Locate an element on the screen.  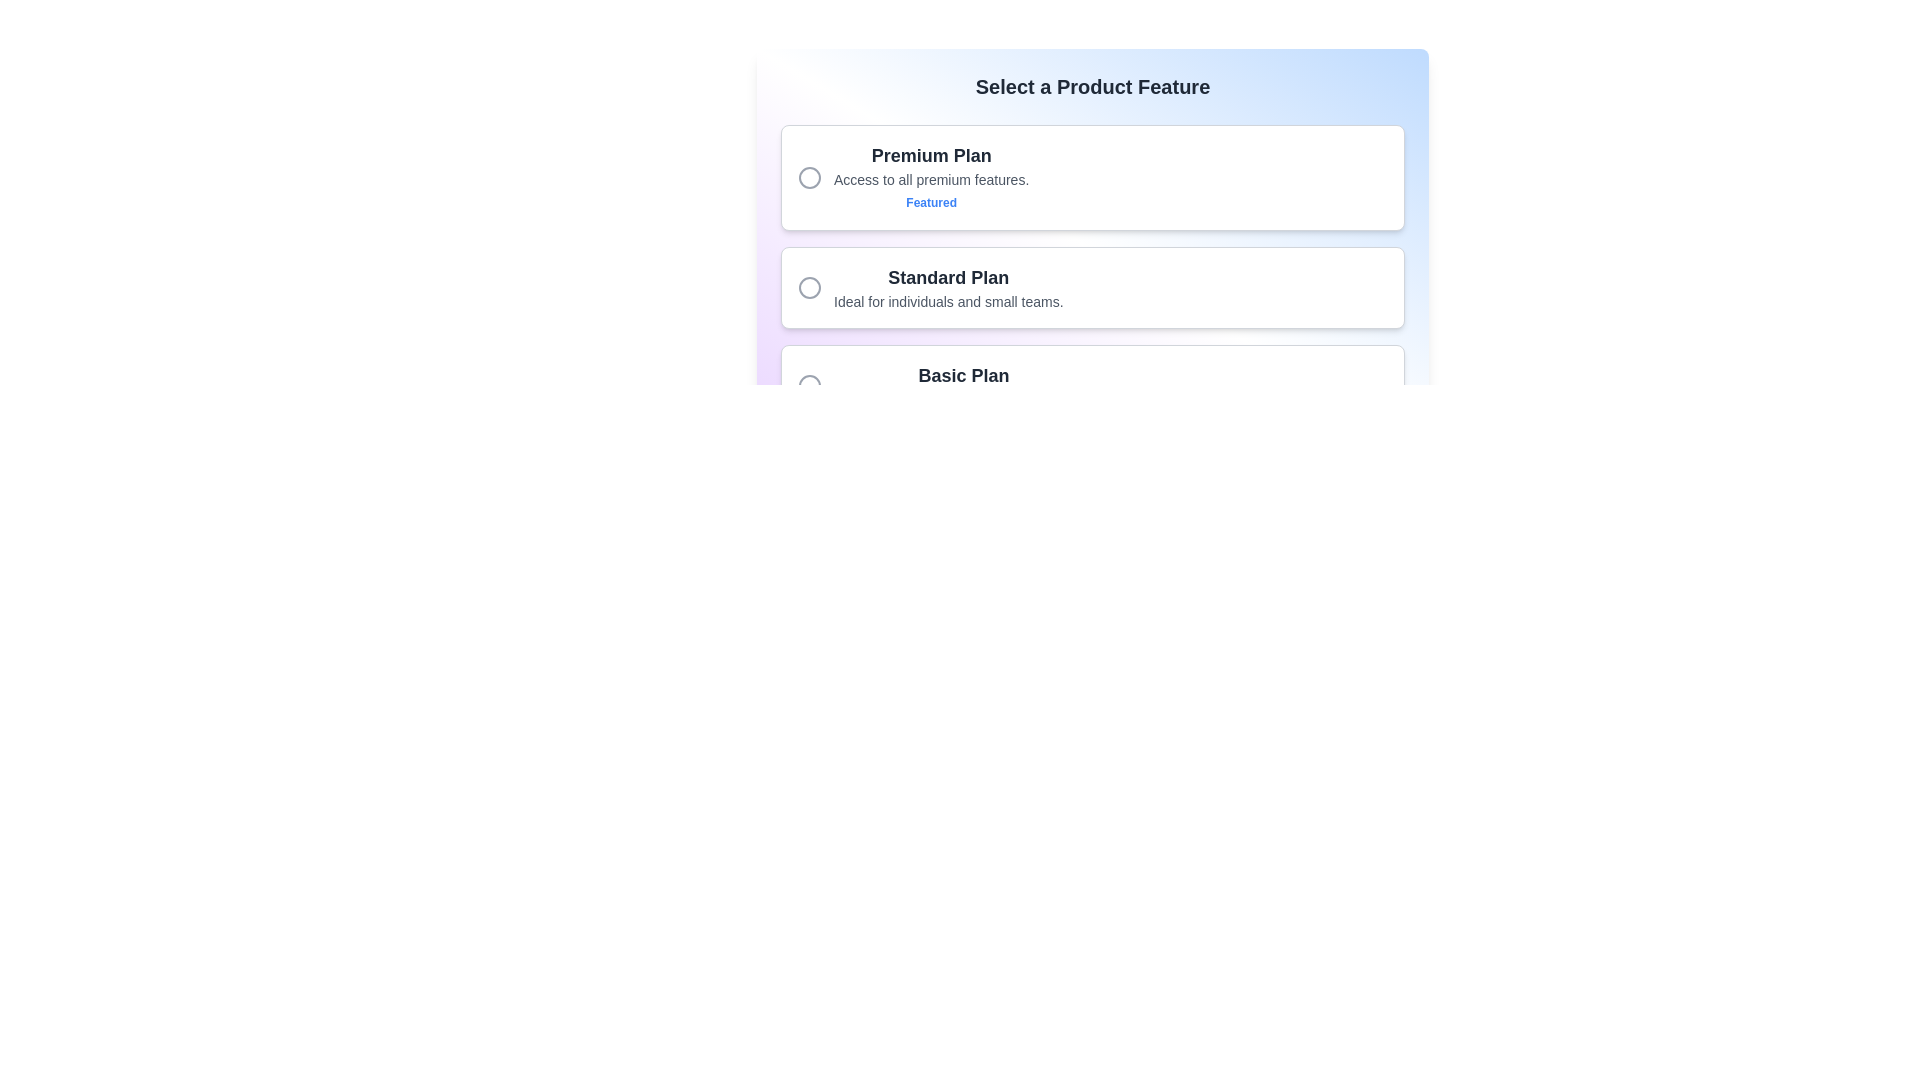
the 'Featured' label, which is a bold blue small font text positioned below the 'Premium Plan' title and the description 'Access to all premium features.' is located at coordinates (930, 203).